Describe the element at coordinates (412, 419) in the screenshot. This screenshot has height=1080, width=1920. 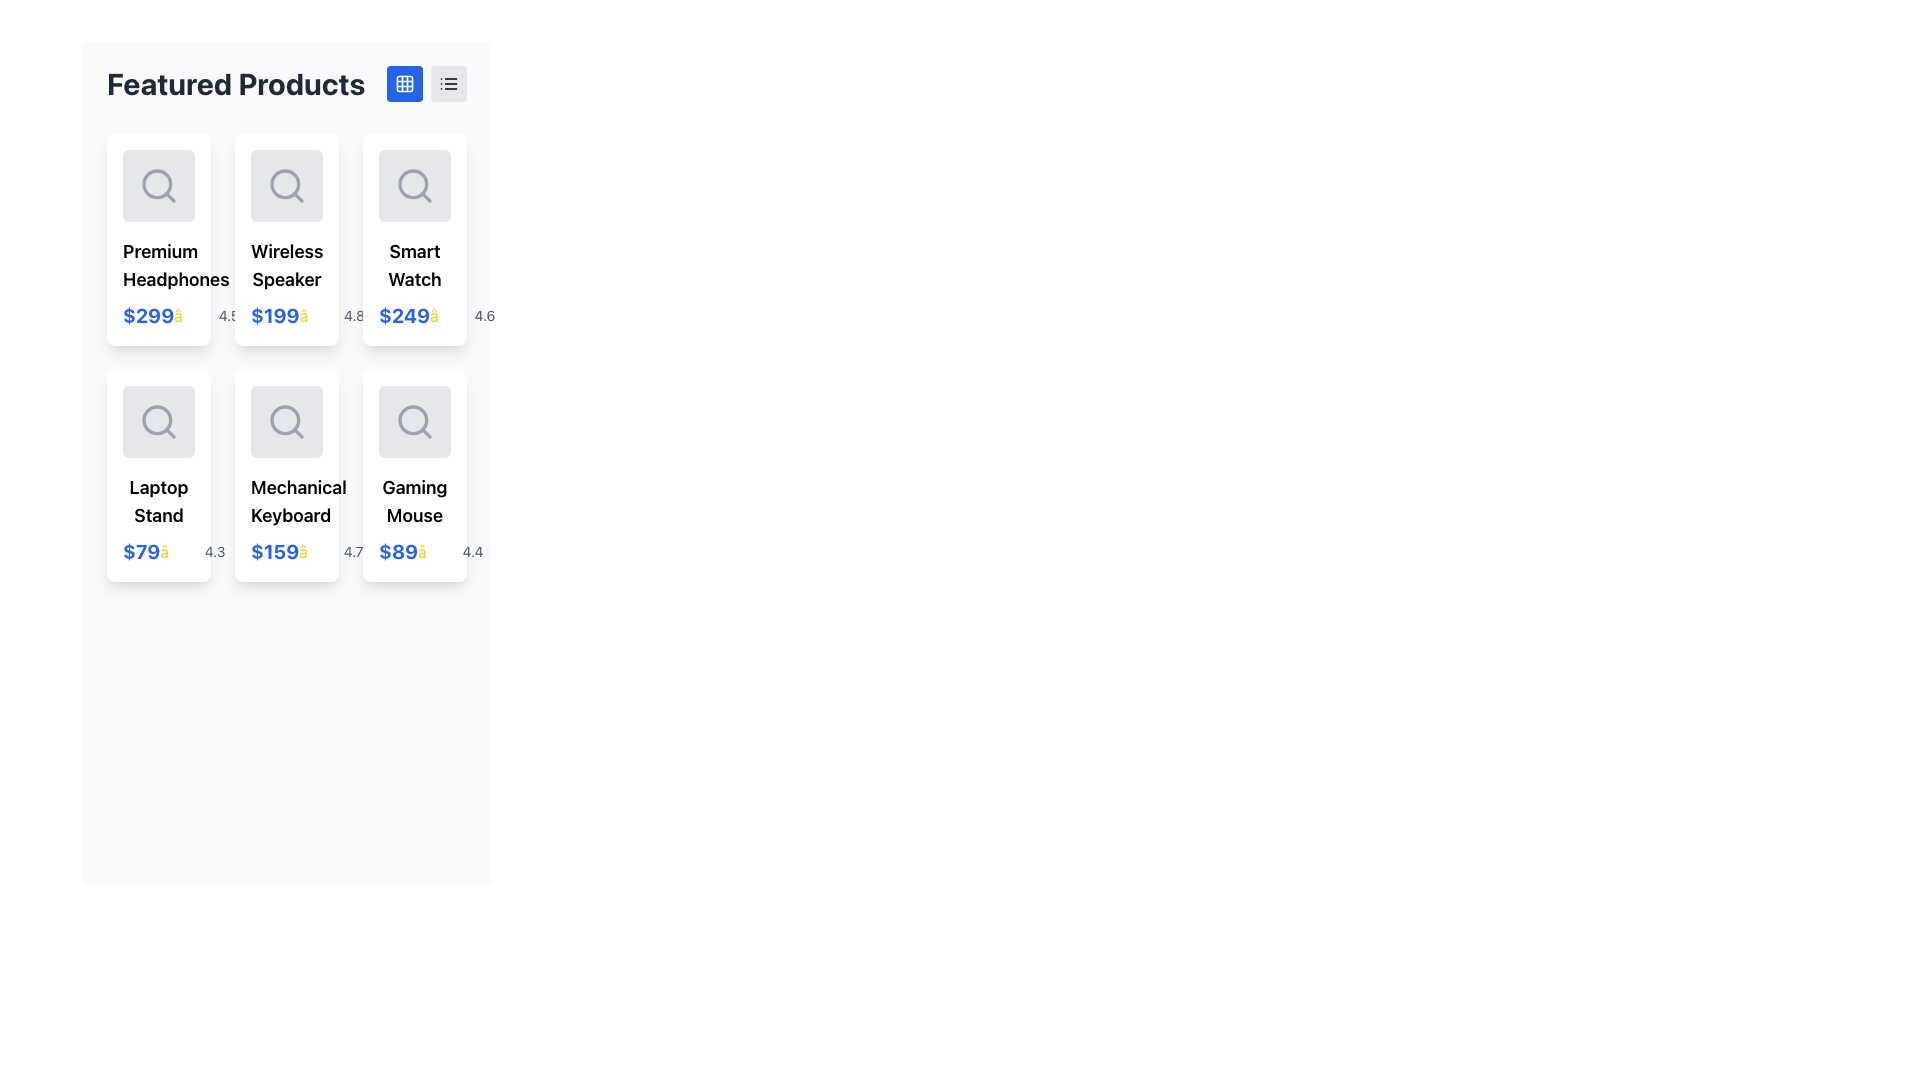
I see `the SVG circle element located at the center of the search icon for the 'Gaming Mouse' item in the product grid` at that location.